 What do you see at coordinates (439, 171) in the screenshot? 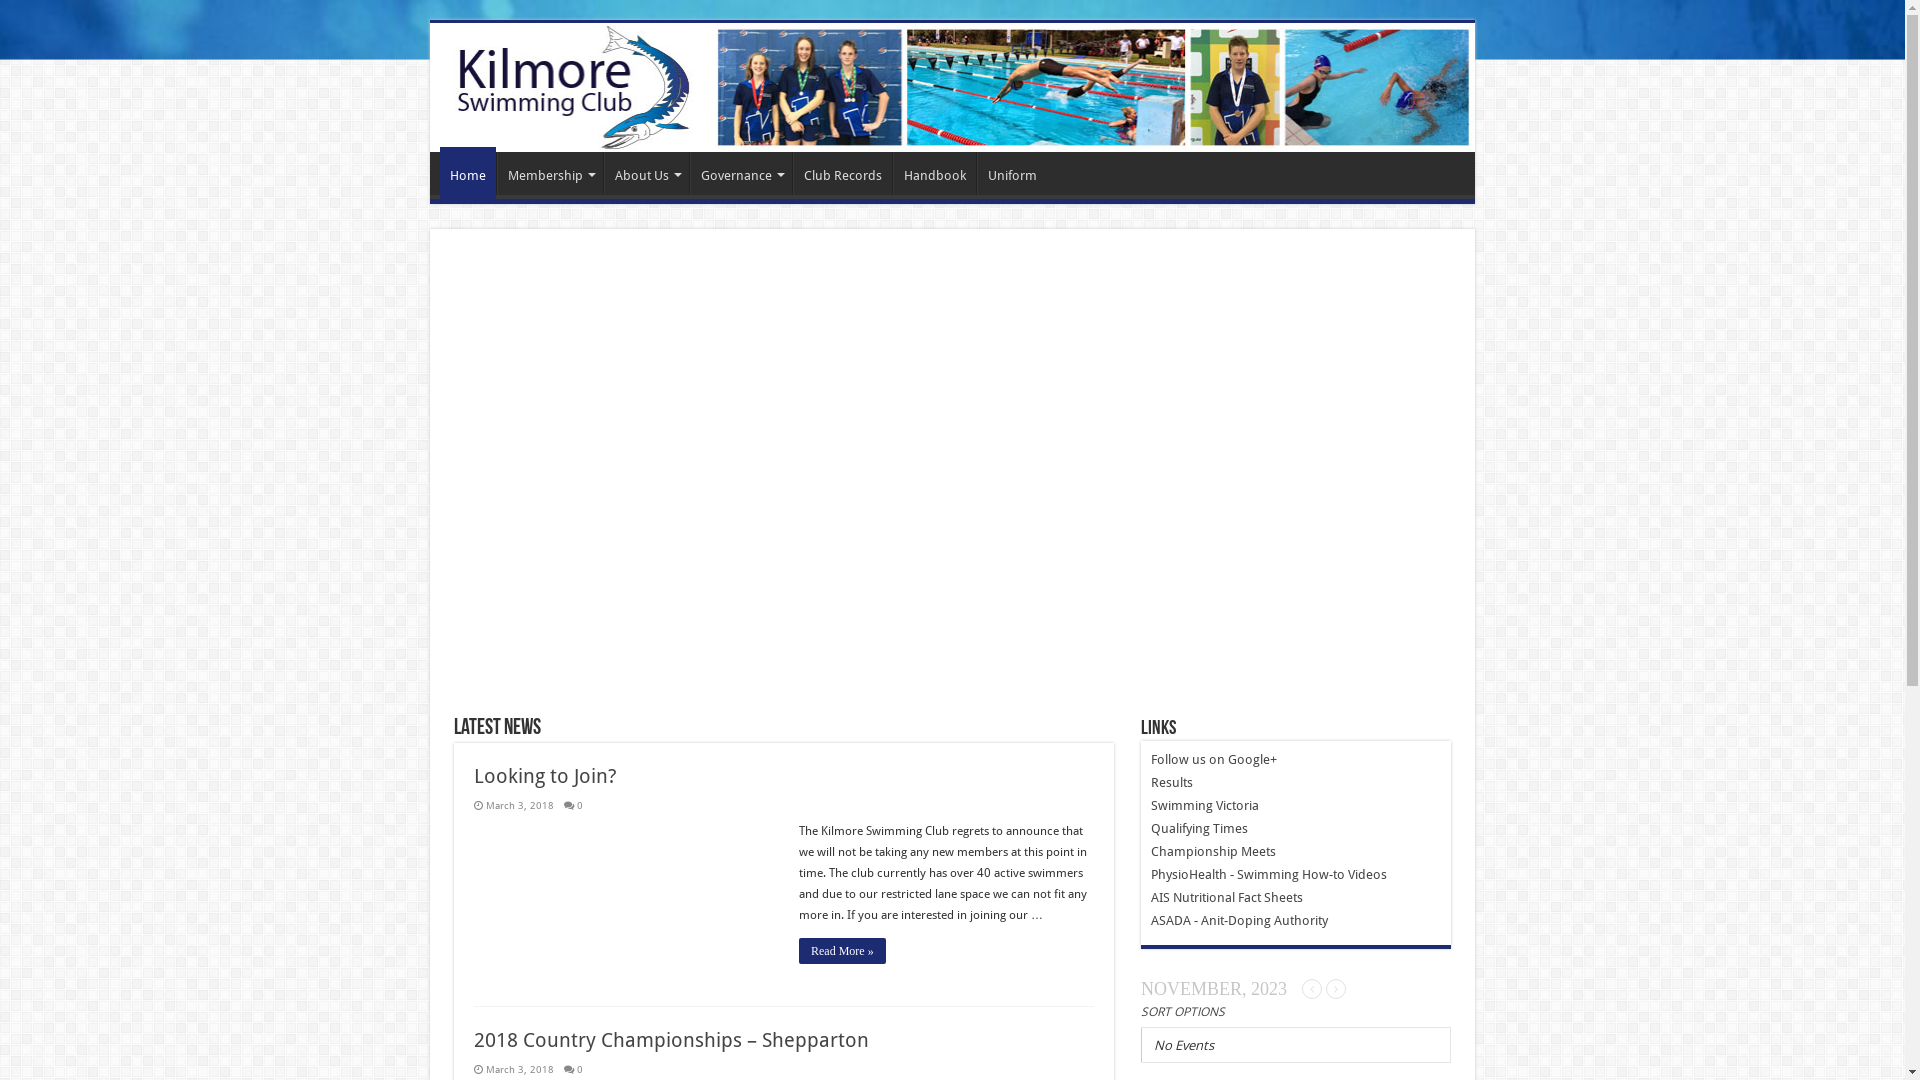
I see `'Home'` at bounding box center [439, 171].